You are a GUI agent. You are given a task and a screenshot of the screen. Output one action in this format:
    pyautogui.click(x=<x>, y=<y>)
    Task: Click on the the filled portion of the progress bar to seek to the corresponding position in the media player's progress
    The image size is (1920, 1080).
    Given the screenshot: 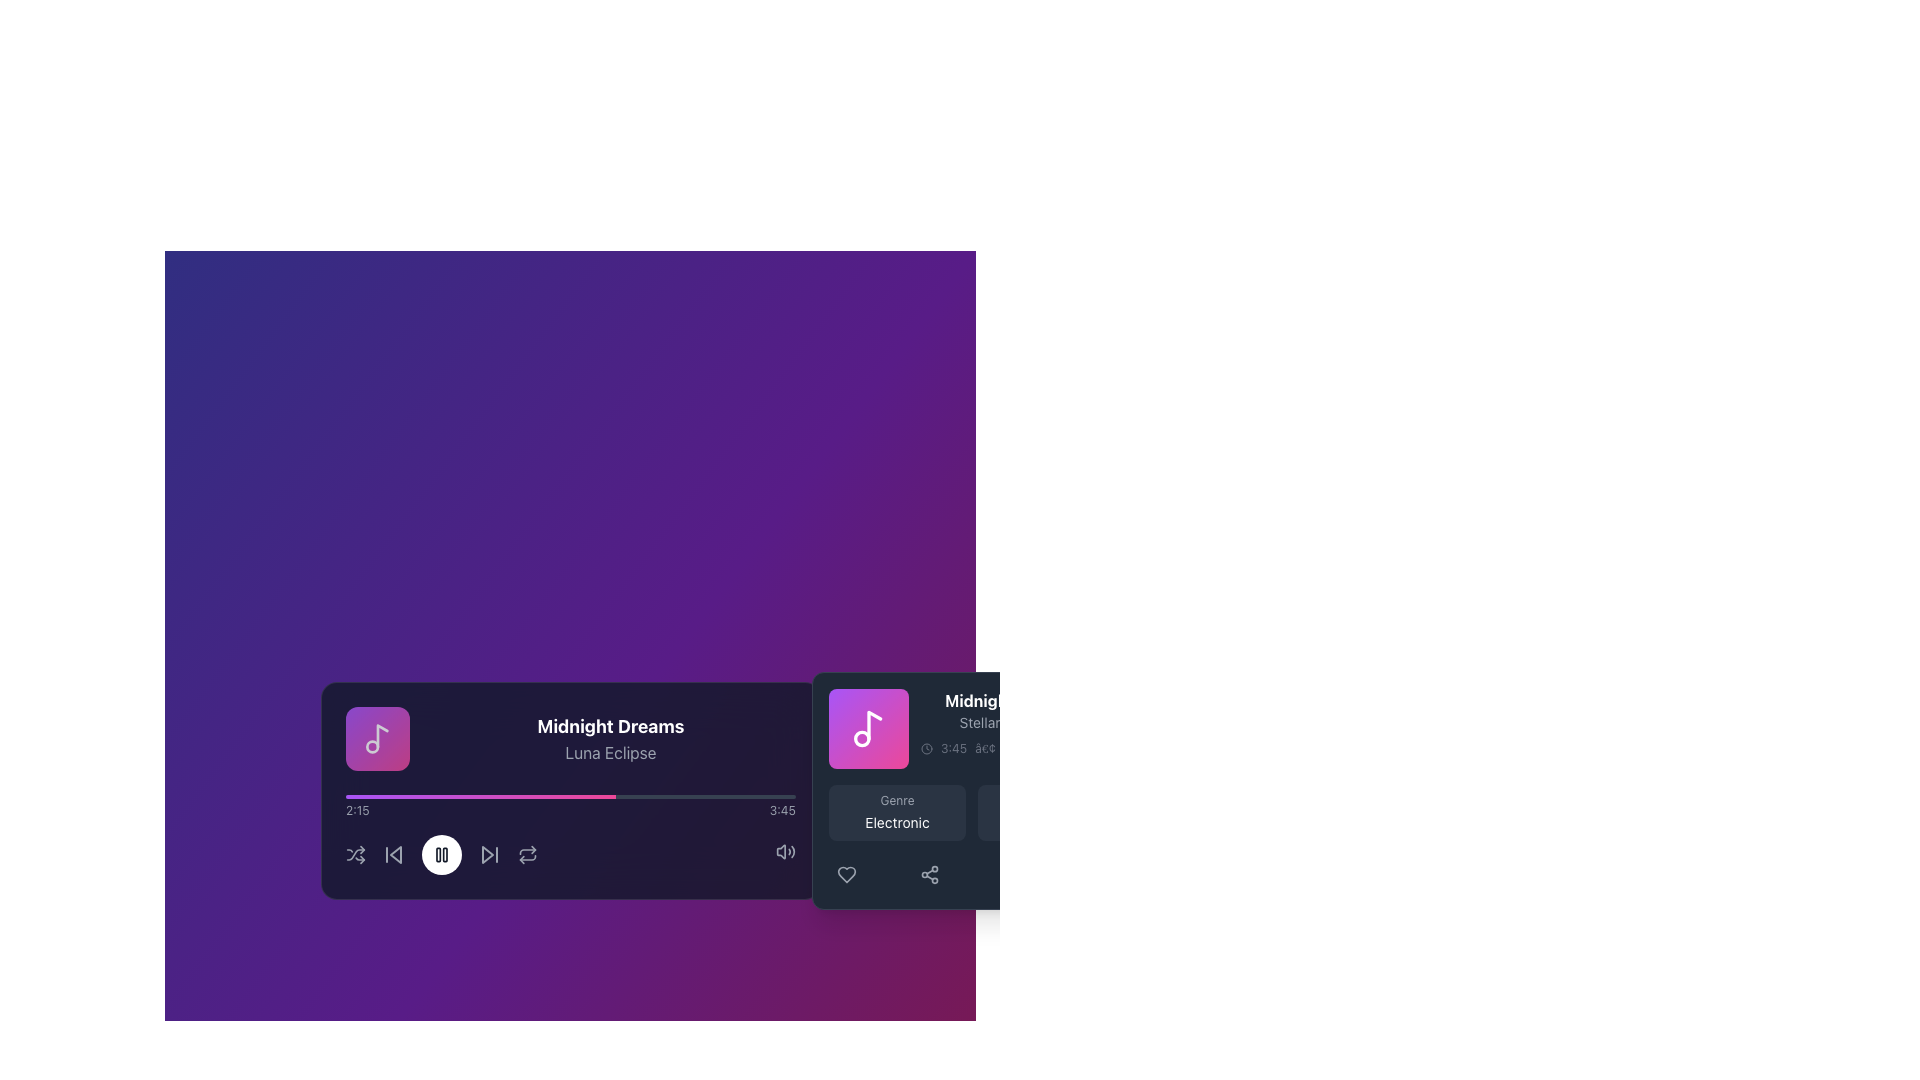 What is the action you would take?
    pyautogui.click(x=480, y=796)
    